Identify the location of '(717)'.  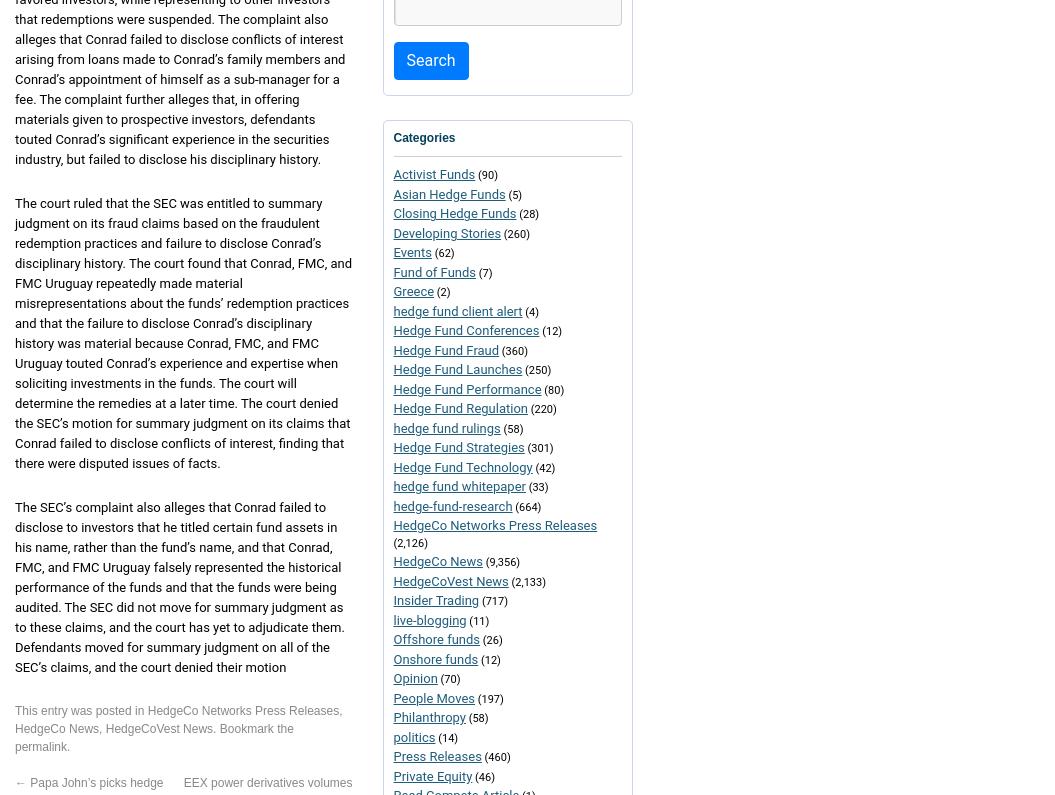
(478, 600).